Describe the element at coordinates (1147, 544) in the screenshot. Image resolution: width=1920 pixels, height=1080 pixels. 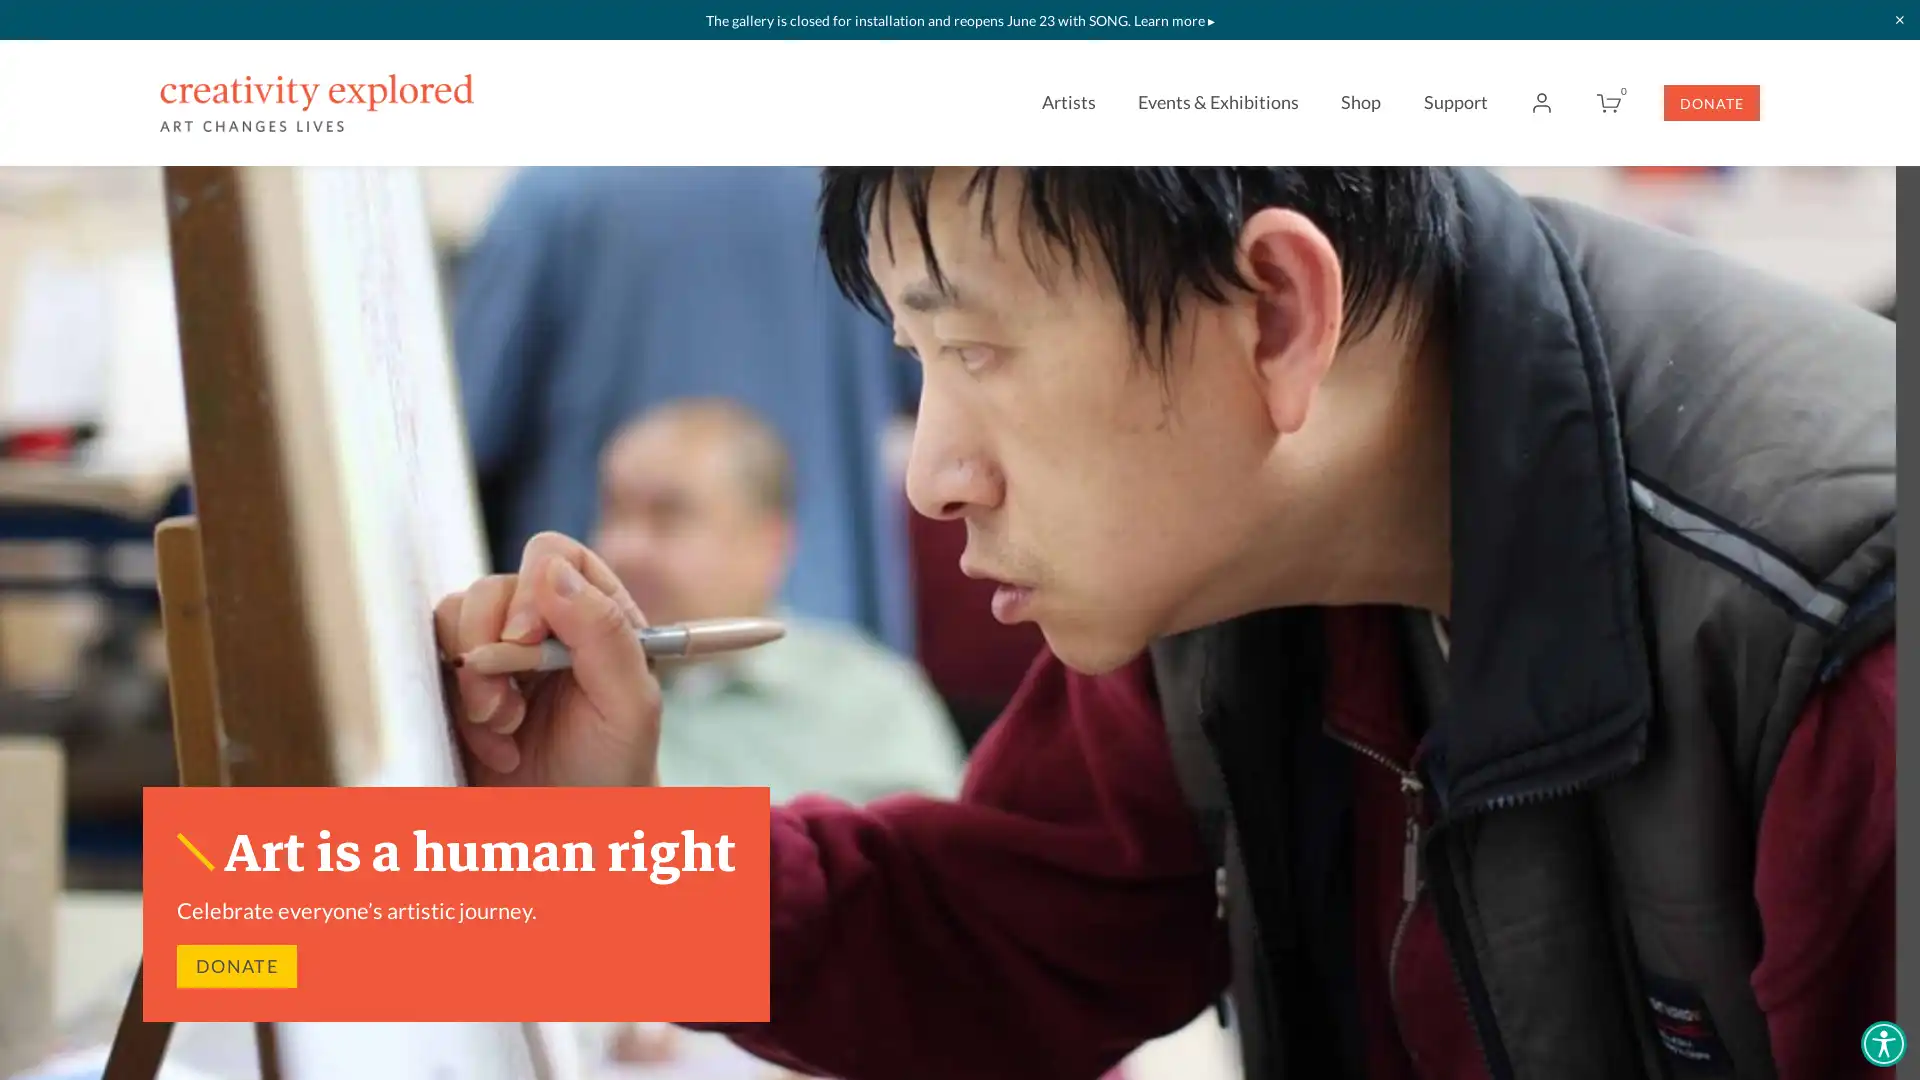
I see `SUBSCRIBE` at that location.